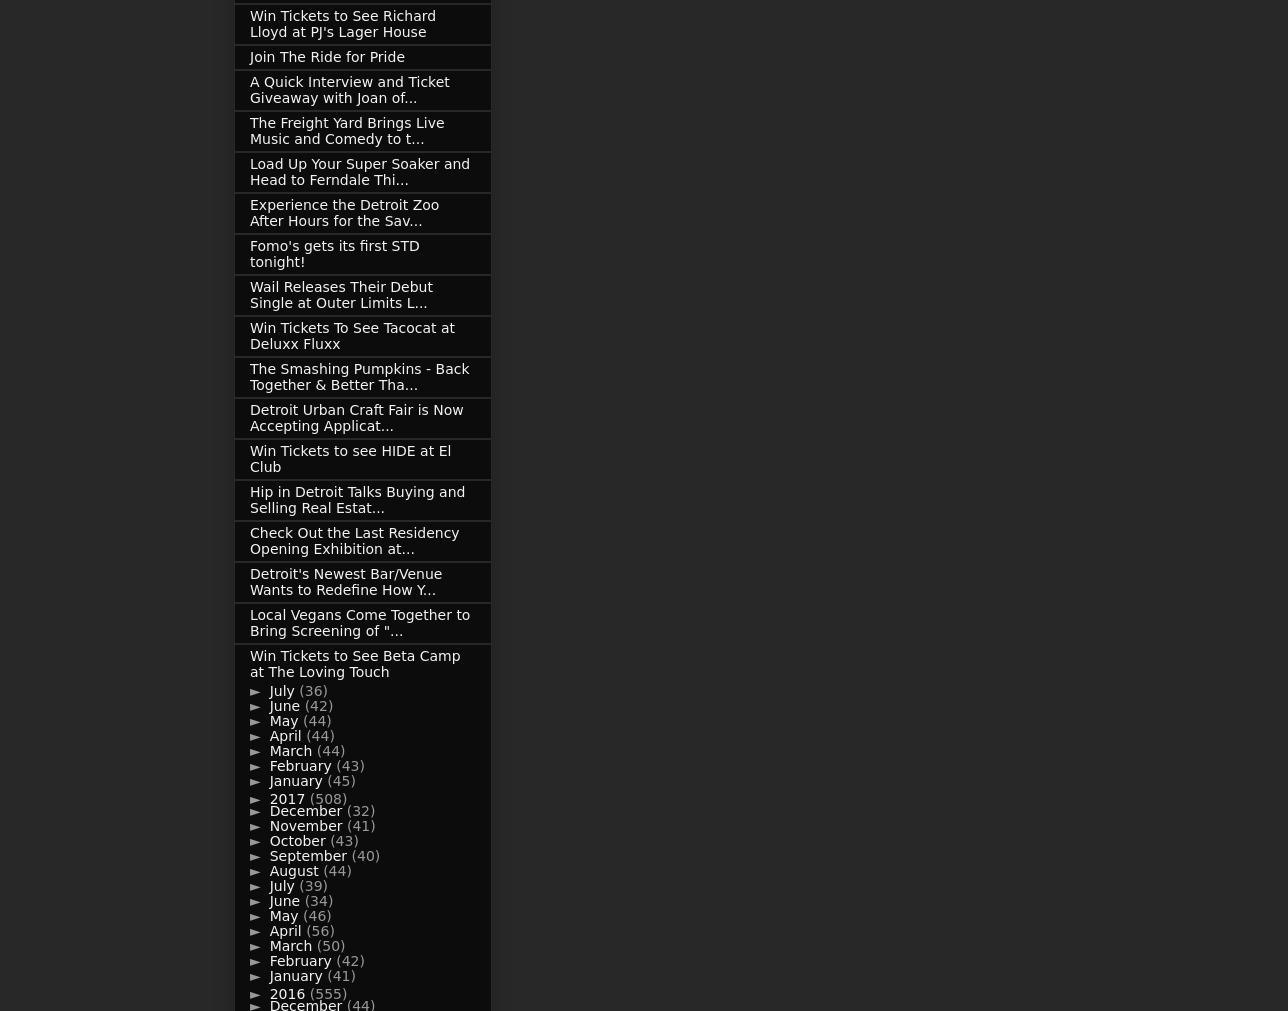  I want to click on 'November', so click(307, 823).